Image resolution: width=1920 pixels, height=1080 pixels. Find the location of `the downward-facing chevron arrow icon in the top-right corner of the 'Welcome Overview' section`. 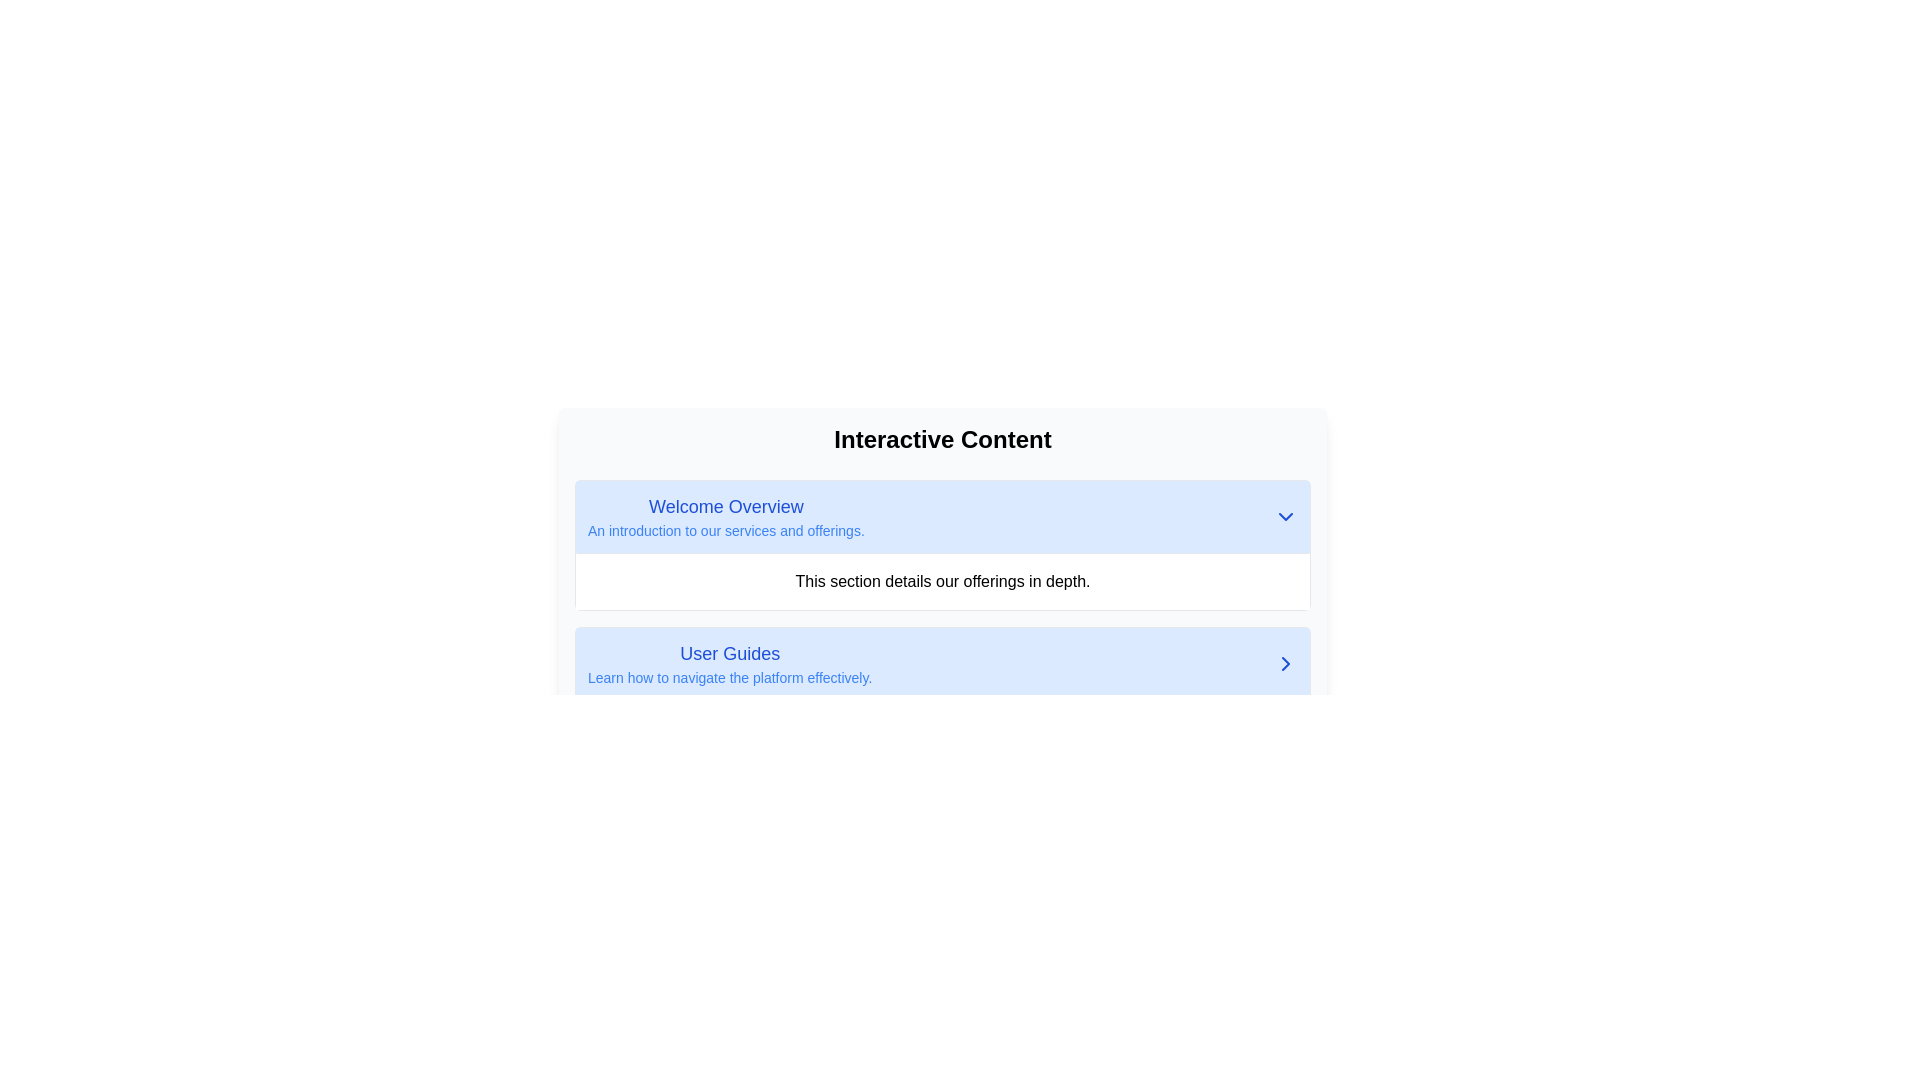

the downward-facing chevron arrow icon in the top-right corner of the 'Welcome Overview' section is located at coordinates (1286, 515).